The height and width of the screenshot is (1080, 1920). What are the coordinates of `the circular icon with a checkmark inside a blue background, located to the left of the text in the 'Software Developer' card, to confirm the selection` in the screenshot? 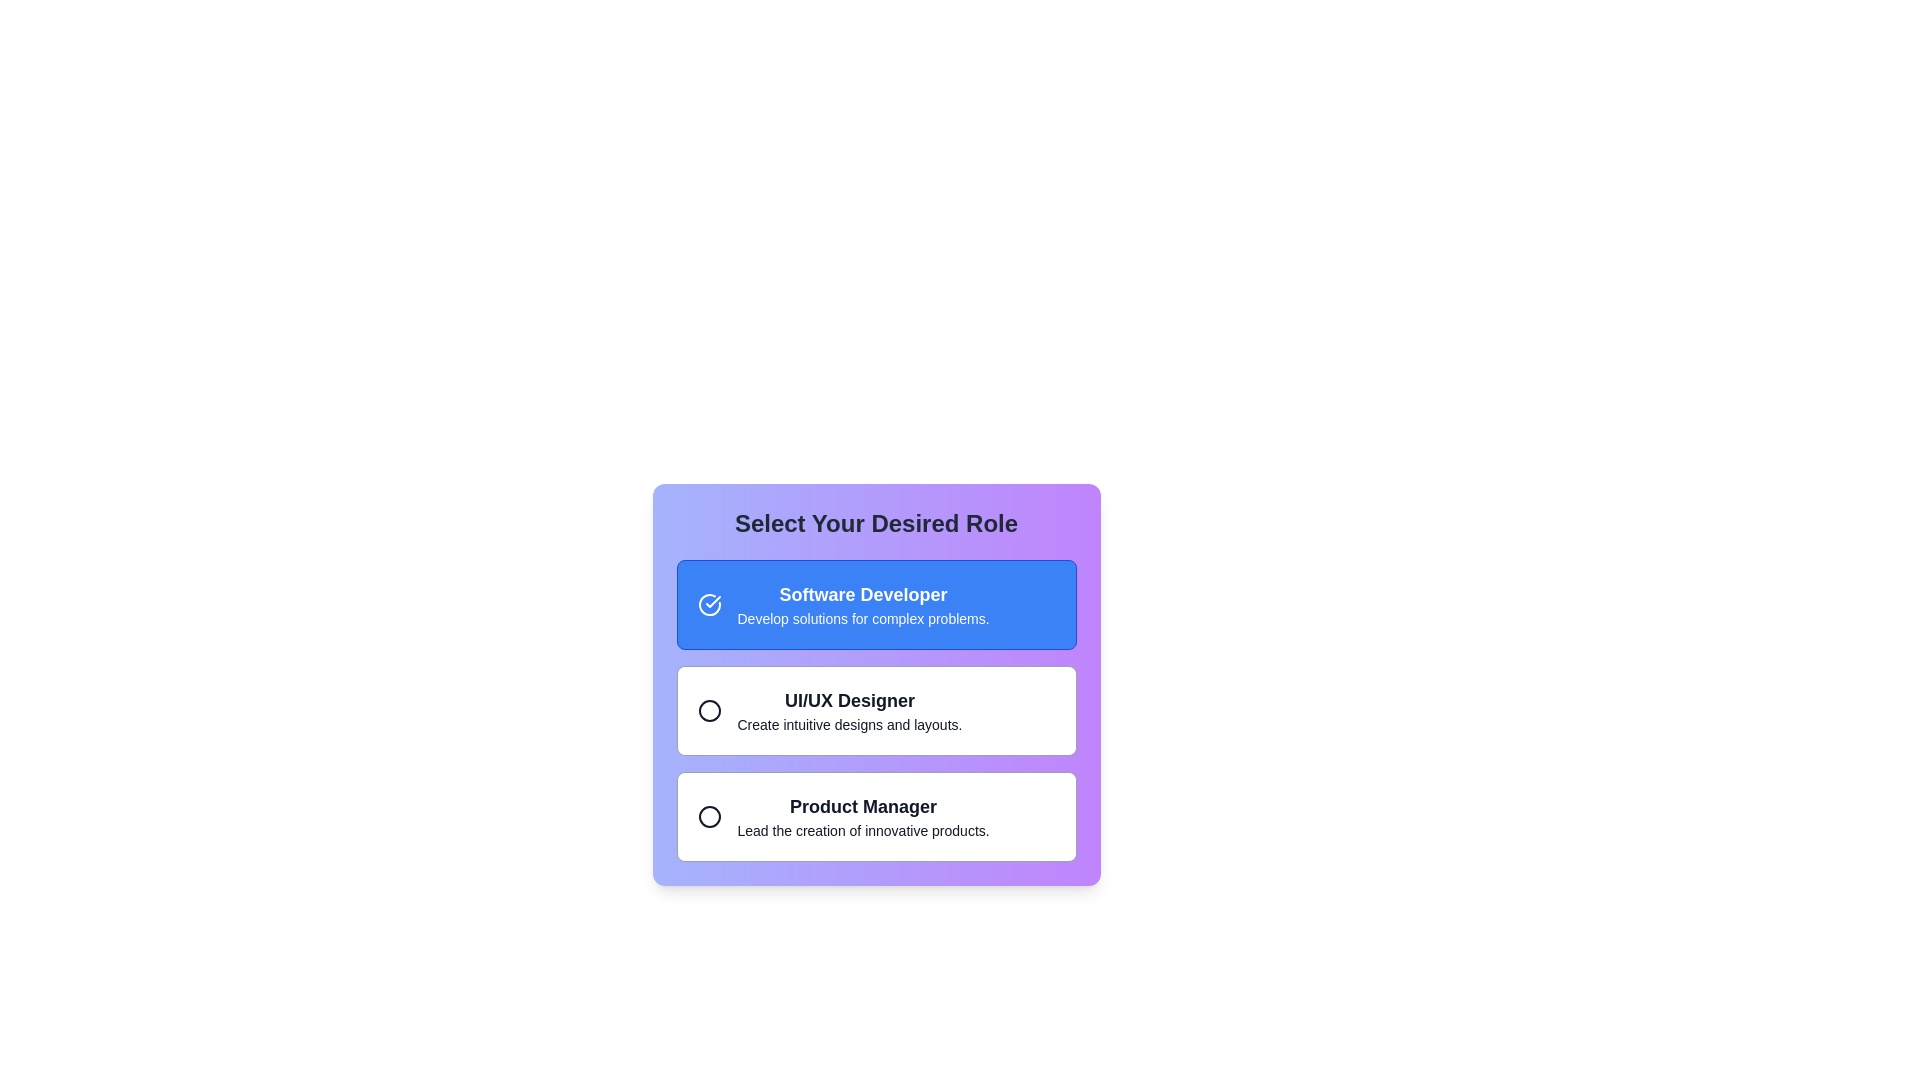 It's located at (709, 604).